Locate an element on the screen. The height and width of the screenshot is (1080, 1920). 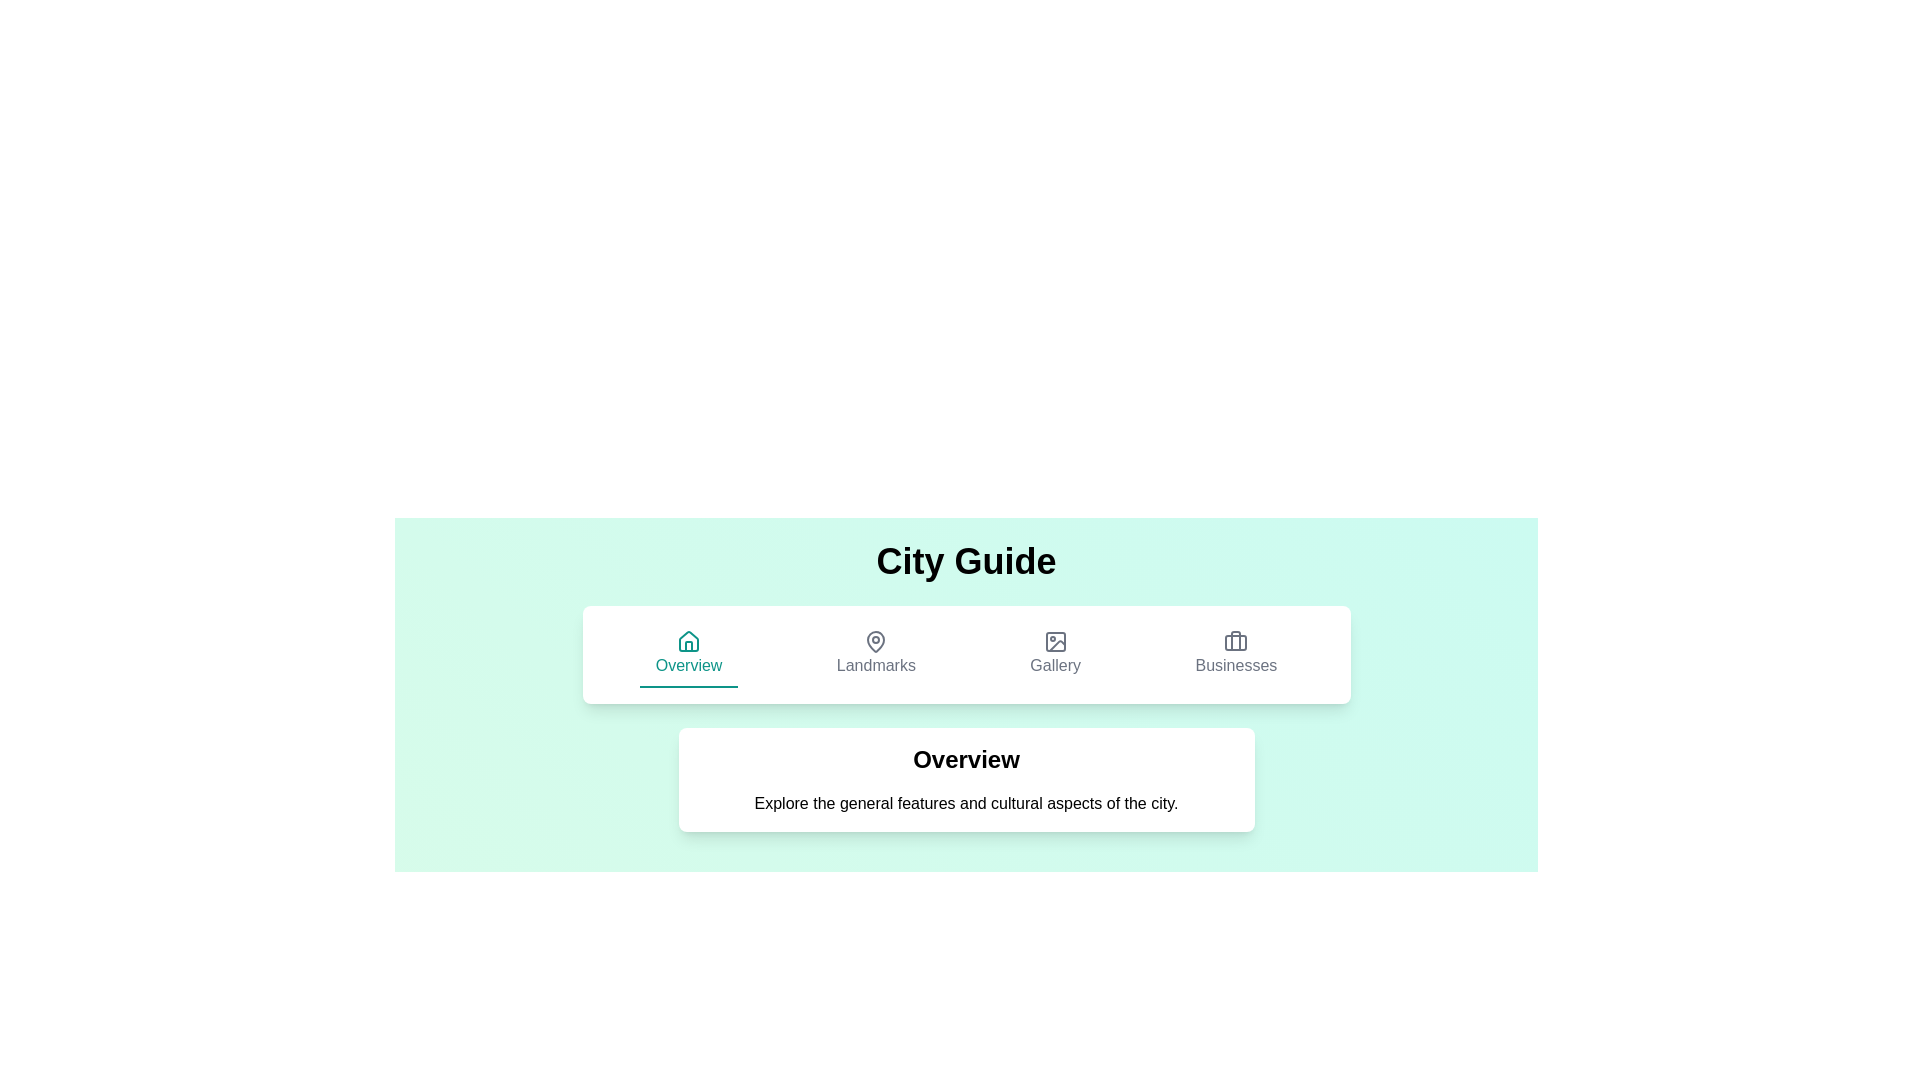
the vertical line segment feature of the briefcase icon, which is the fourth icon in the row of navigation buttons under the 'City Guide' heading is located at coordinates (1235, 640).